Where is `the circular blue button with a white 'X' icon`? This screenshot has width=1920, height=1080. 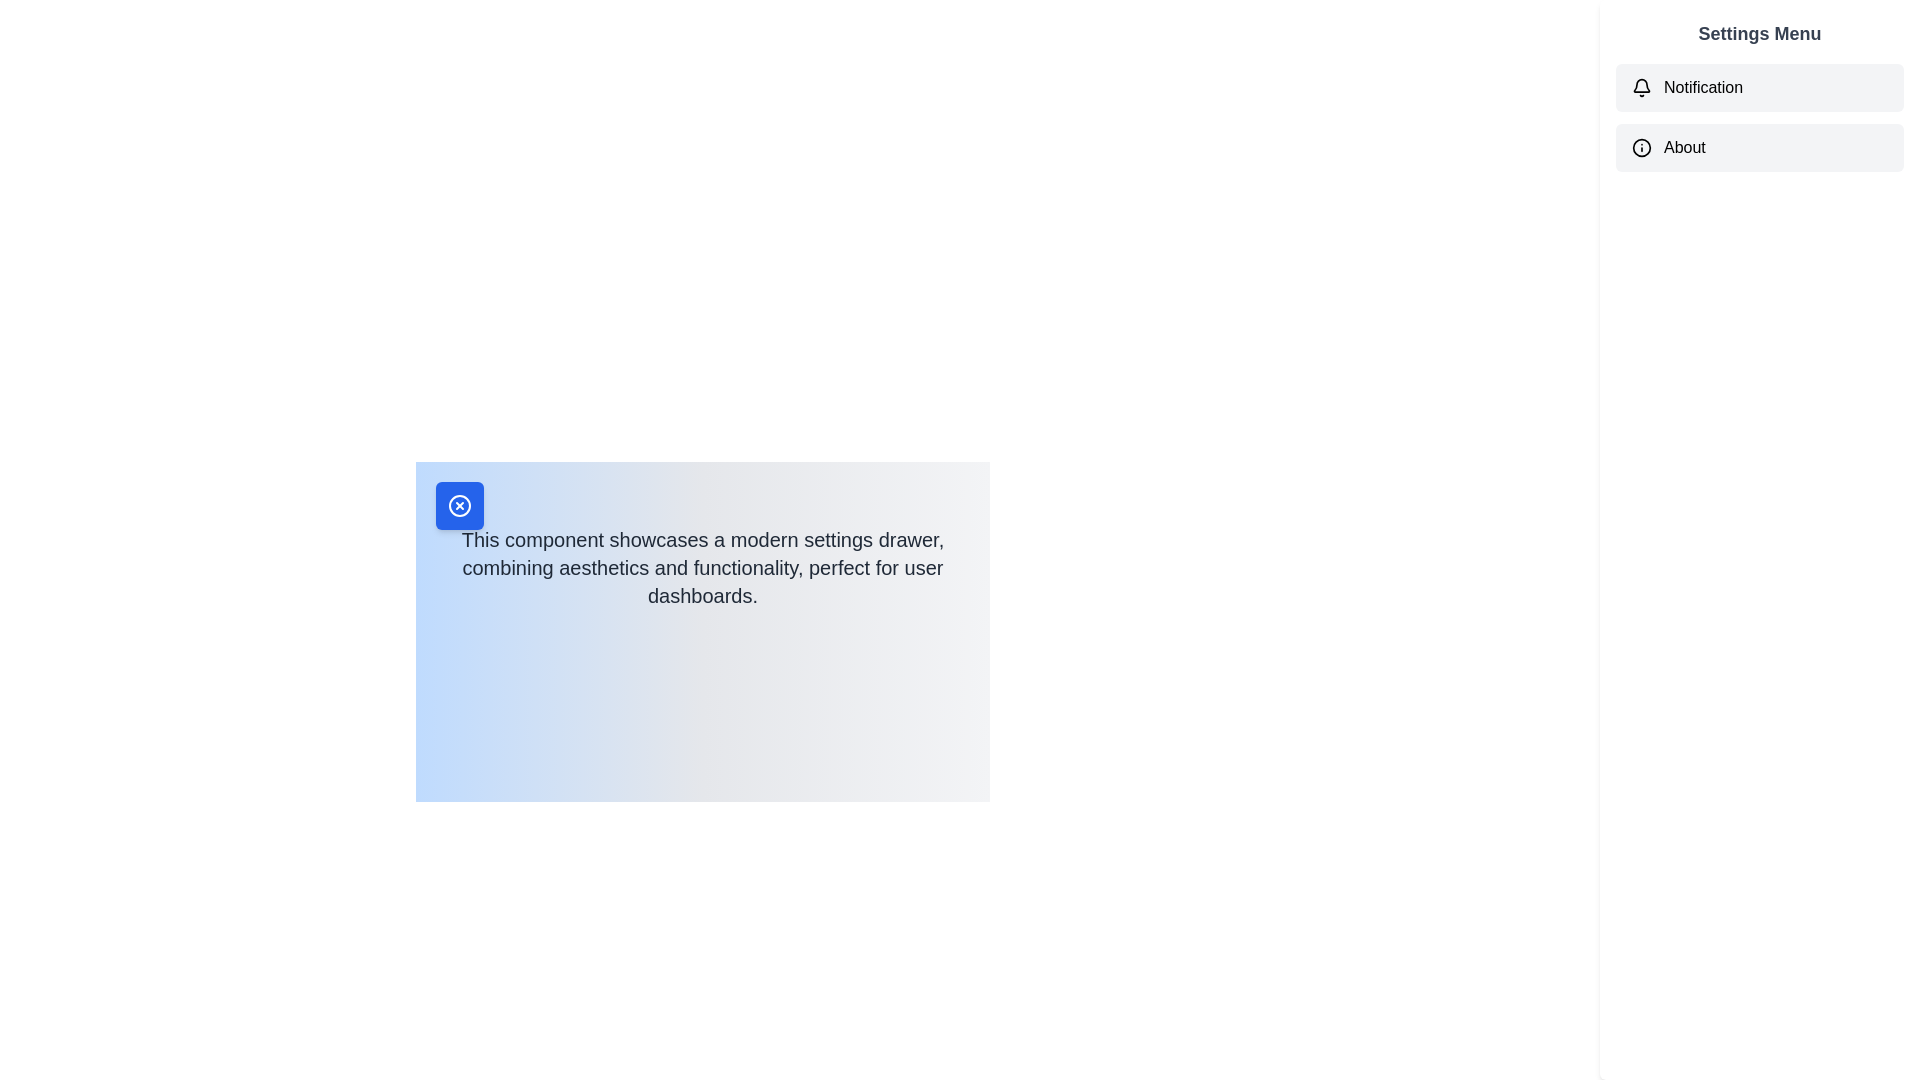
the circular blue button with a white 'X' icon is located at coordinates (459, 504).